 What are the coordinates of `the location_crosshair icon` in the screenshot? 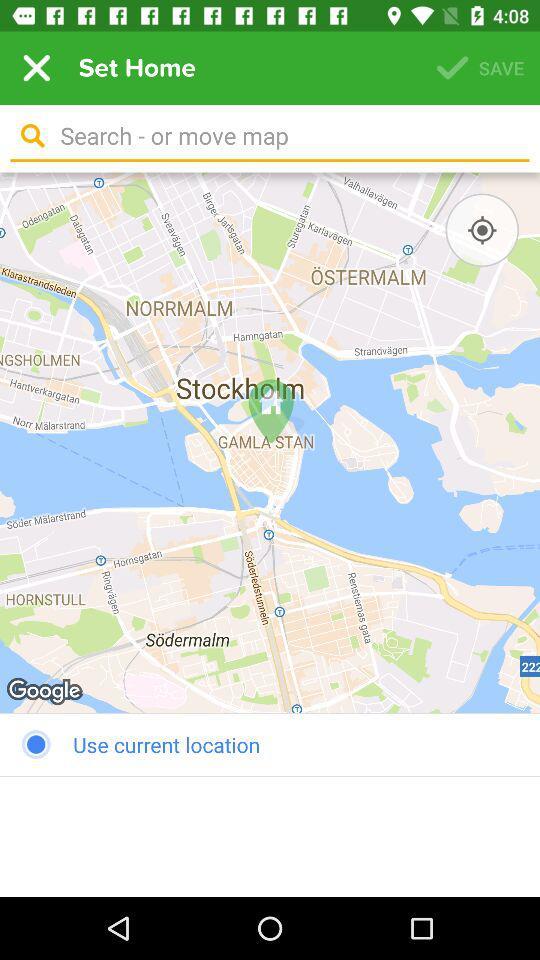 It's located at (481, 230).